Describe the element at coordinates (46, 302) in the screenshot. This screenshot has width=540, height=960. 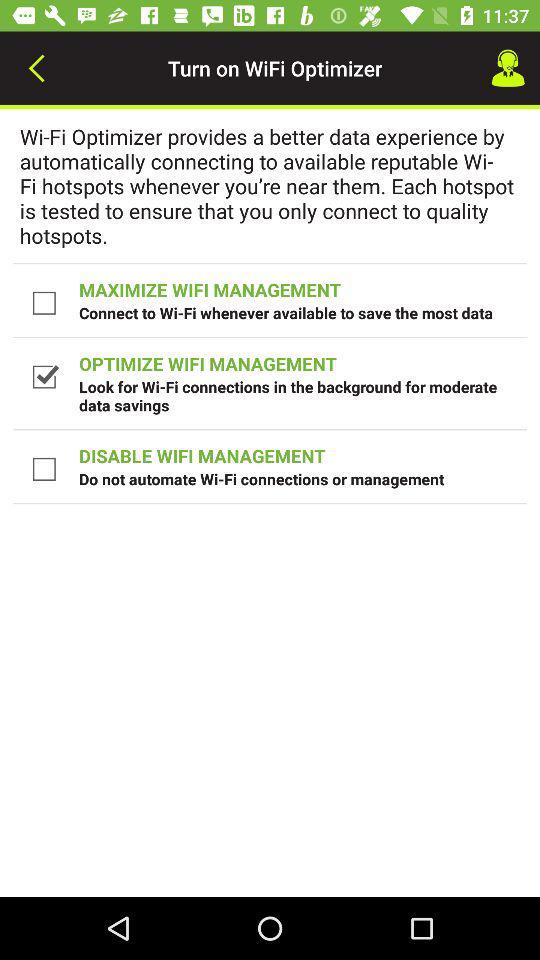
I see `the icon to the left of the maximize wifi management` at that location.